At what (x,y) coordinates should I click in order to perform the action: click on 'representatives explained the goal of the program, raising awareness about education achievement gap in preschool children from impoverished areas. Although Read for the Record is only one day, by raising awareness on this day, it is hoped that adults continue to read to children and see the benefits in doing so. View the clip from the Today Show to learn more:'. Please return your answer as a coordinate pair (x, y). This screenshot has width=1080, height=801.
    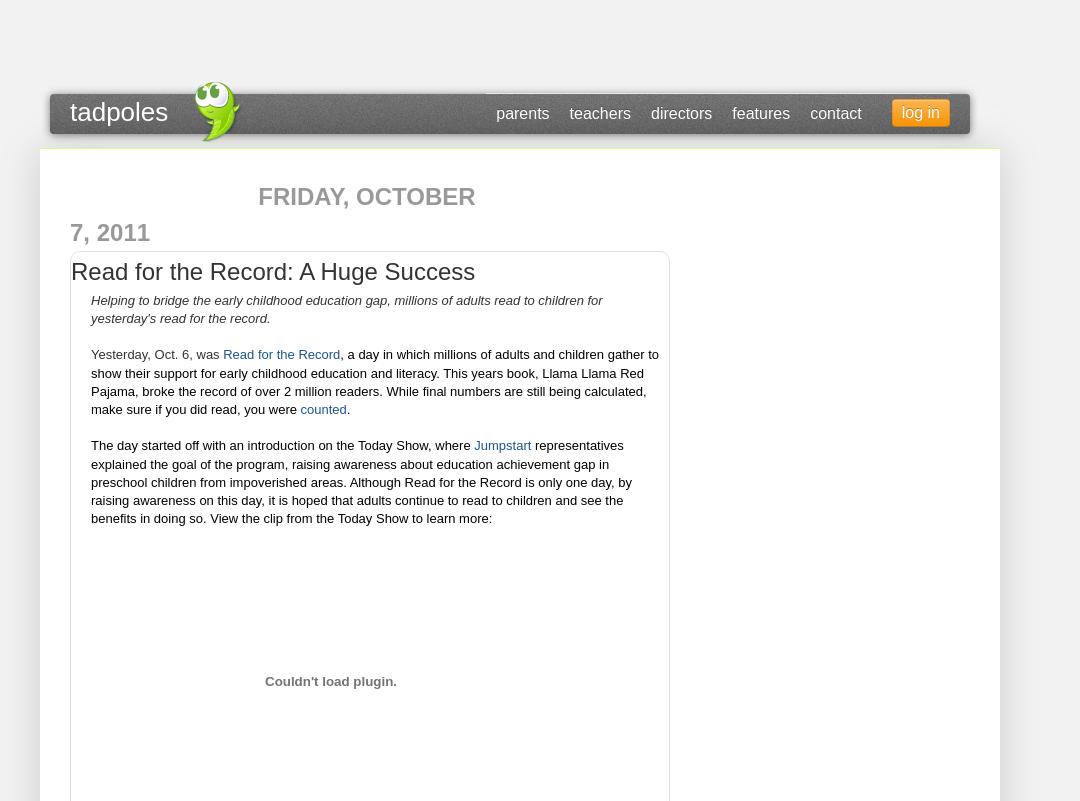
    Looking at the image, I should click on (362, 480).